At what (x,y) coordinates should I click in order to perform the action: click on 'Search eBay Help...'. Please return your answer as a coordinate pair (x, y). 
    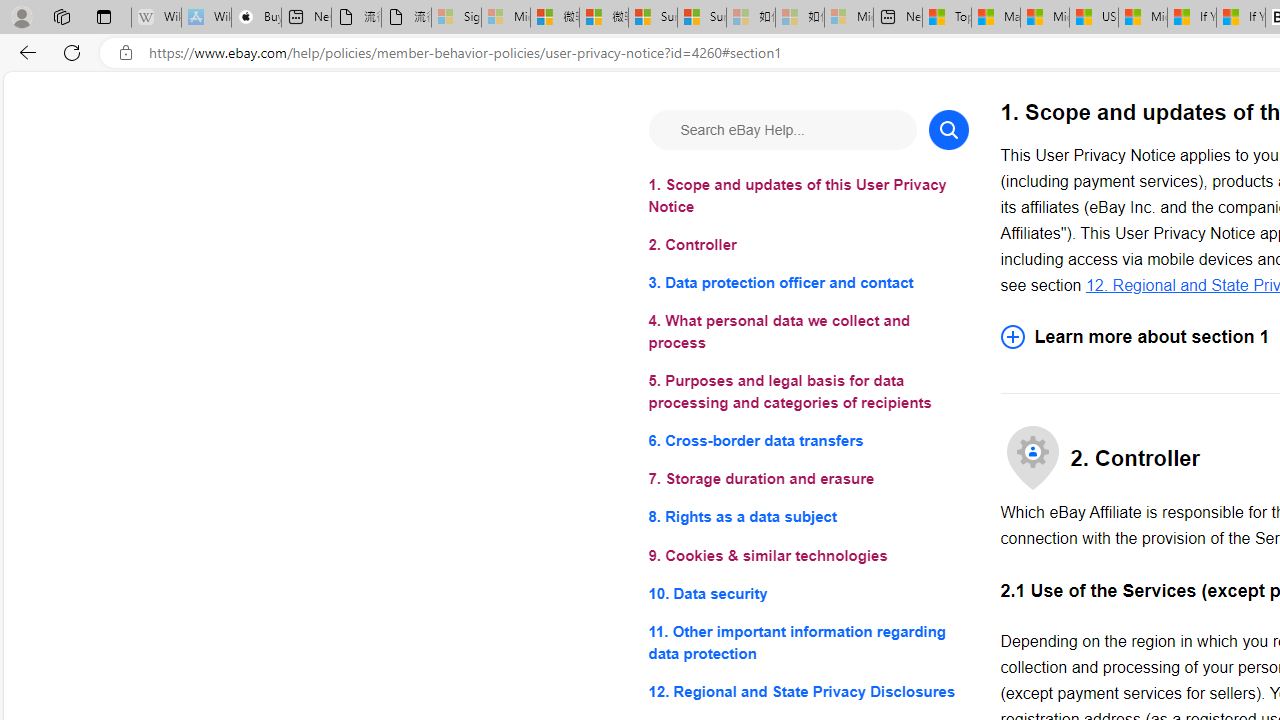
    Looking at the image, I should click on (781, 129).